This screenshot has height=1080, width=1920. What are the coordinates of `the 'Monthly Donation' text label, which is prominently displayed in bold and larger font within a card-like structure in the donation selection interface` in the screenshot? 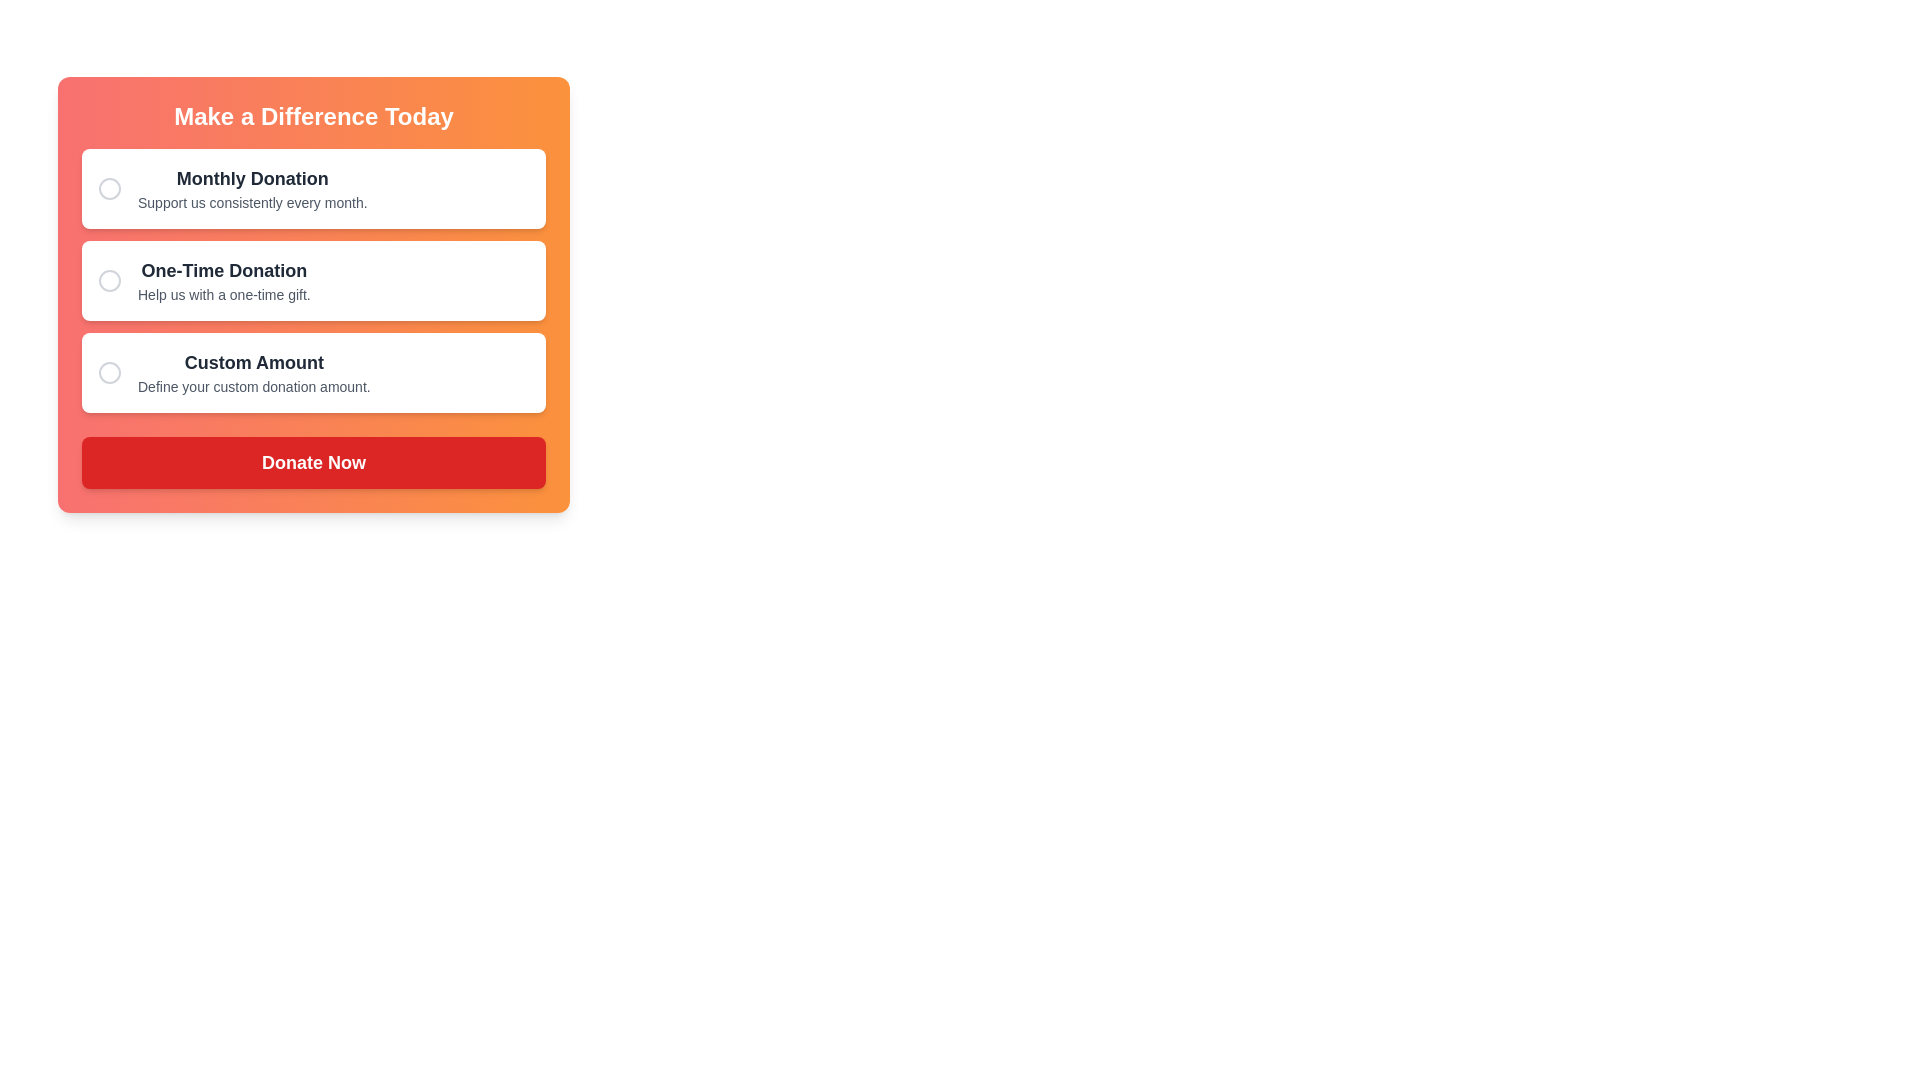 It's located at (251, 177).